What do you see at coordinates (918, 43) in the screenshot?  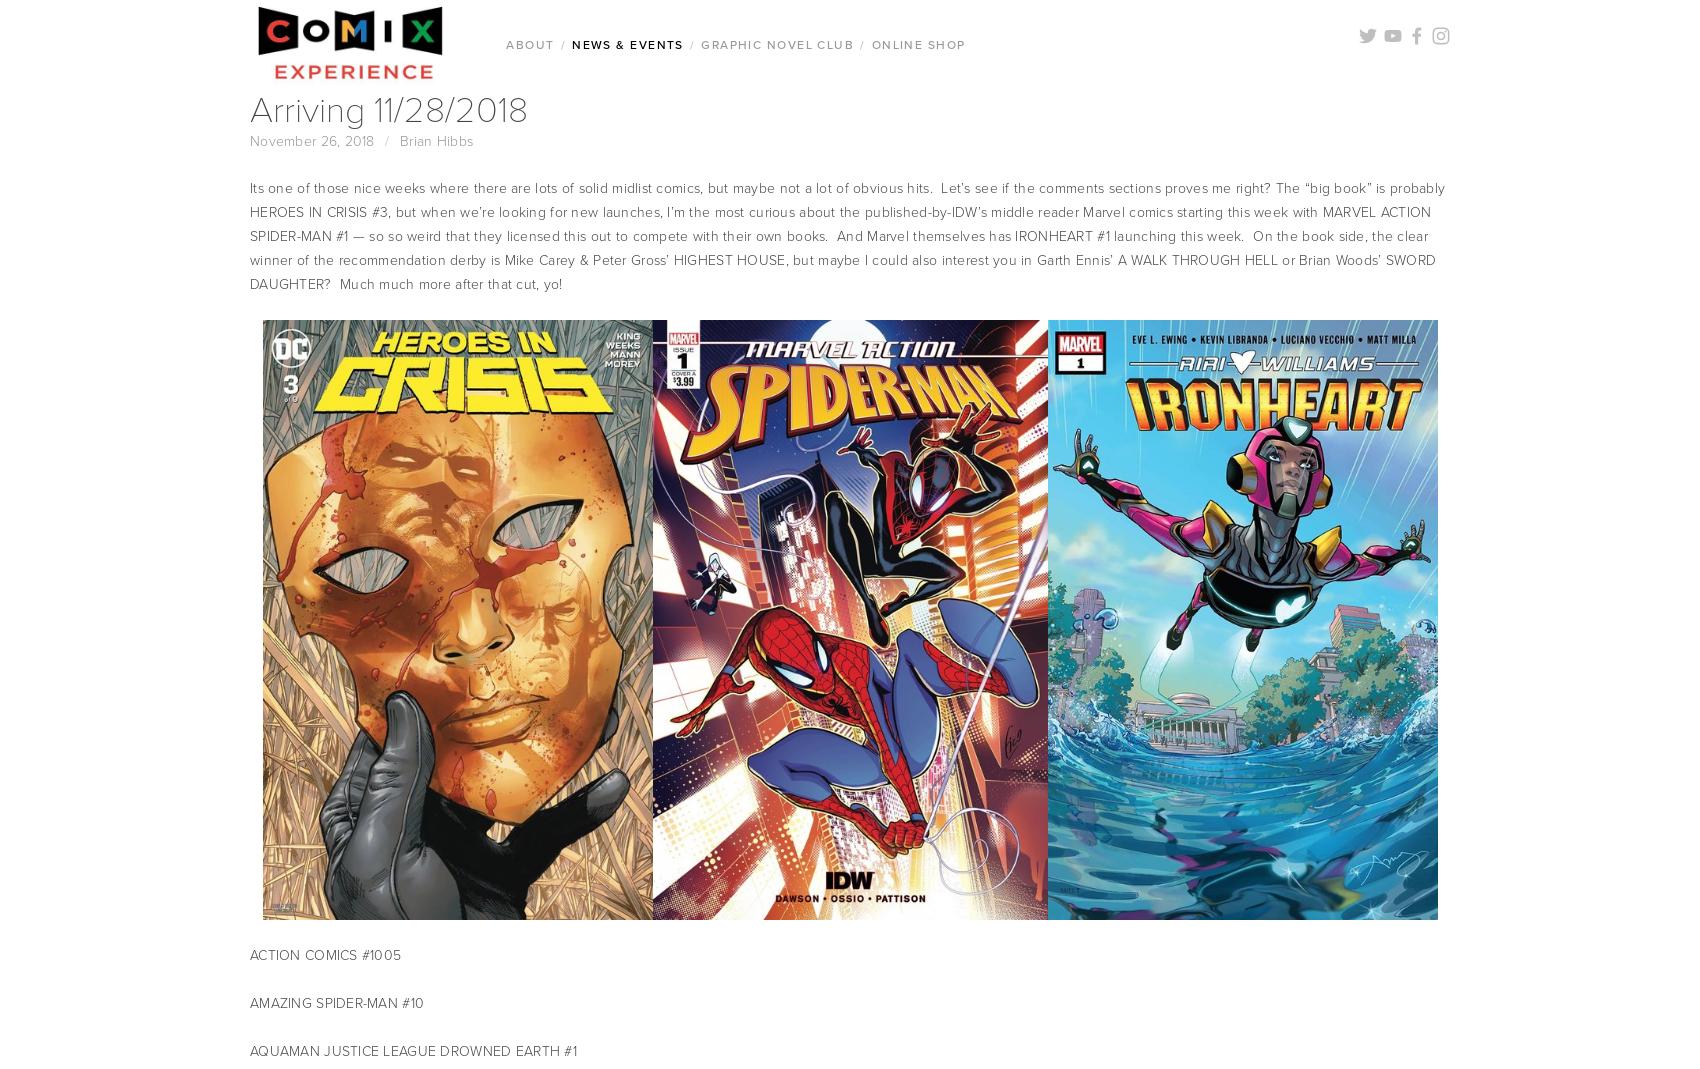 I see `'Online Shop'` at bounding box center [918, 43].